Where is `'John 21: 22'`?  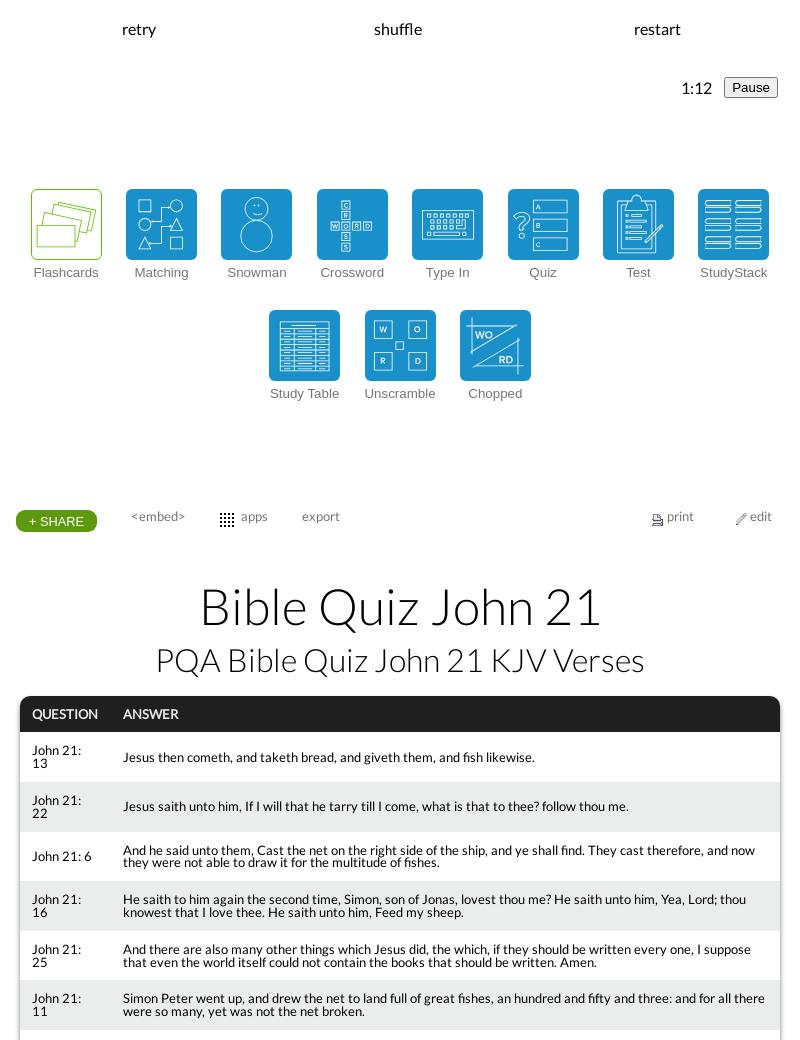
'John 21: 22' is located at coordinates (55, 805).